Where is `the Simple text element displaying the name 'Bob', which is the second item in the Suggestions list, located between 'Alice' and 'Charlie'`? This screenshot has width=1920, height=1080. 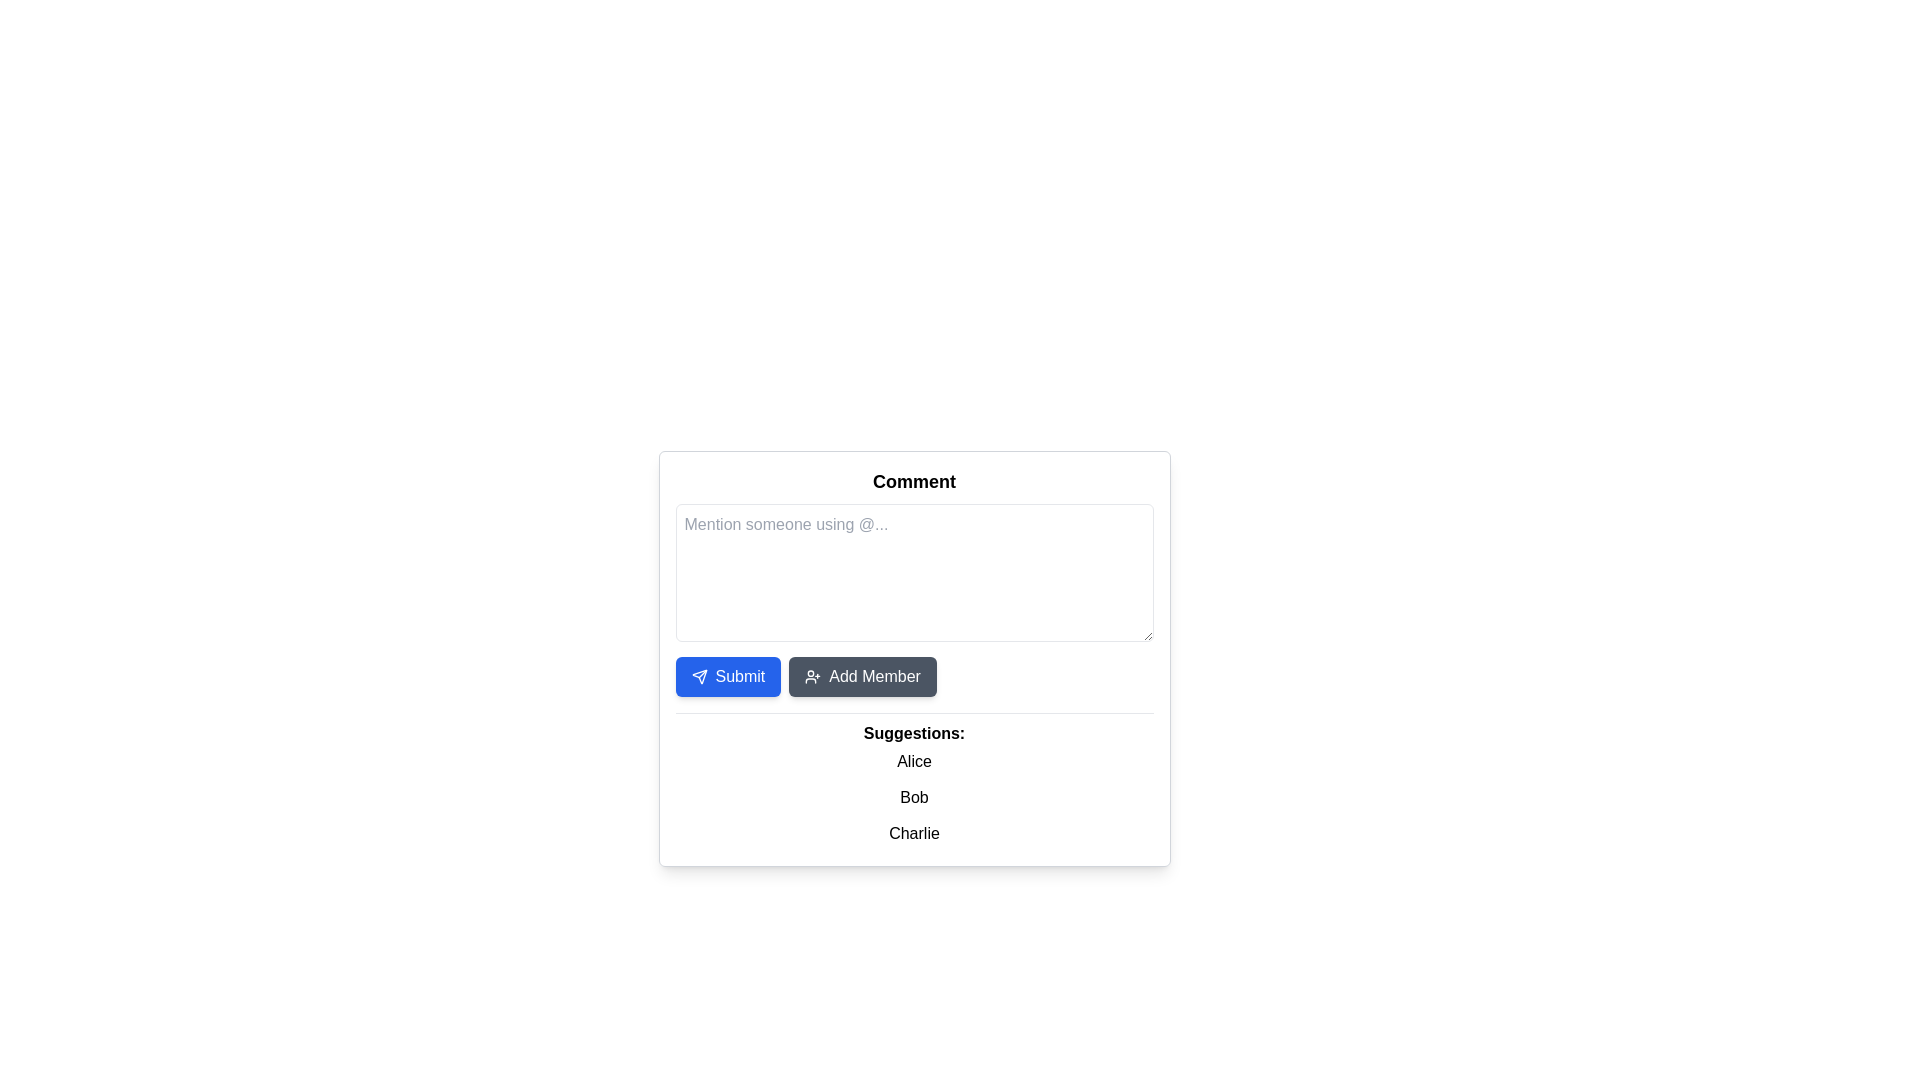
the Simple text element displaying the name 'Bob', which is the second item in the Suggestions list, located between 'Alice' and 'Charlie' is located at coordinates (913, 797).